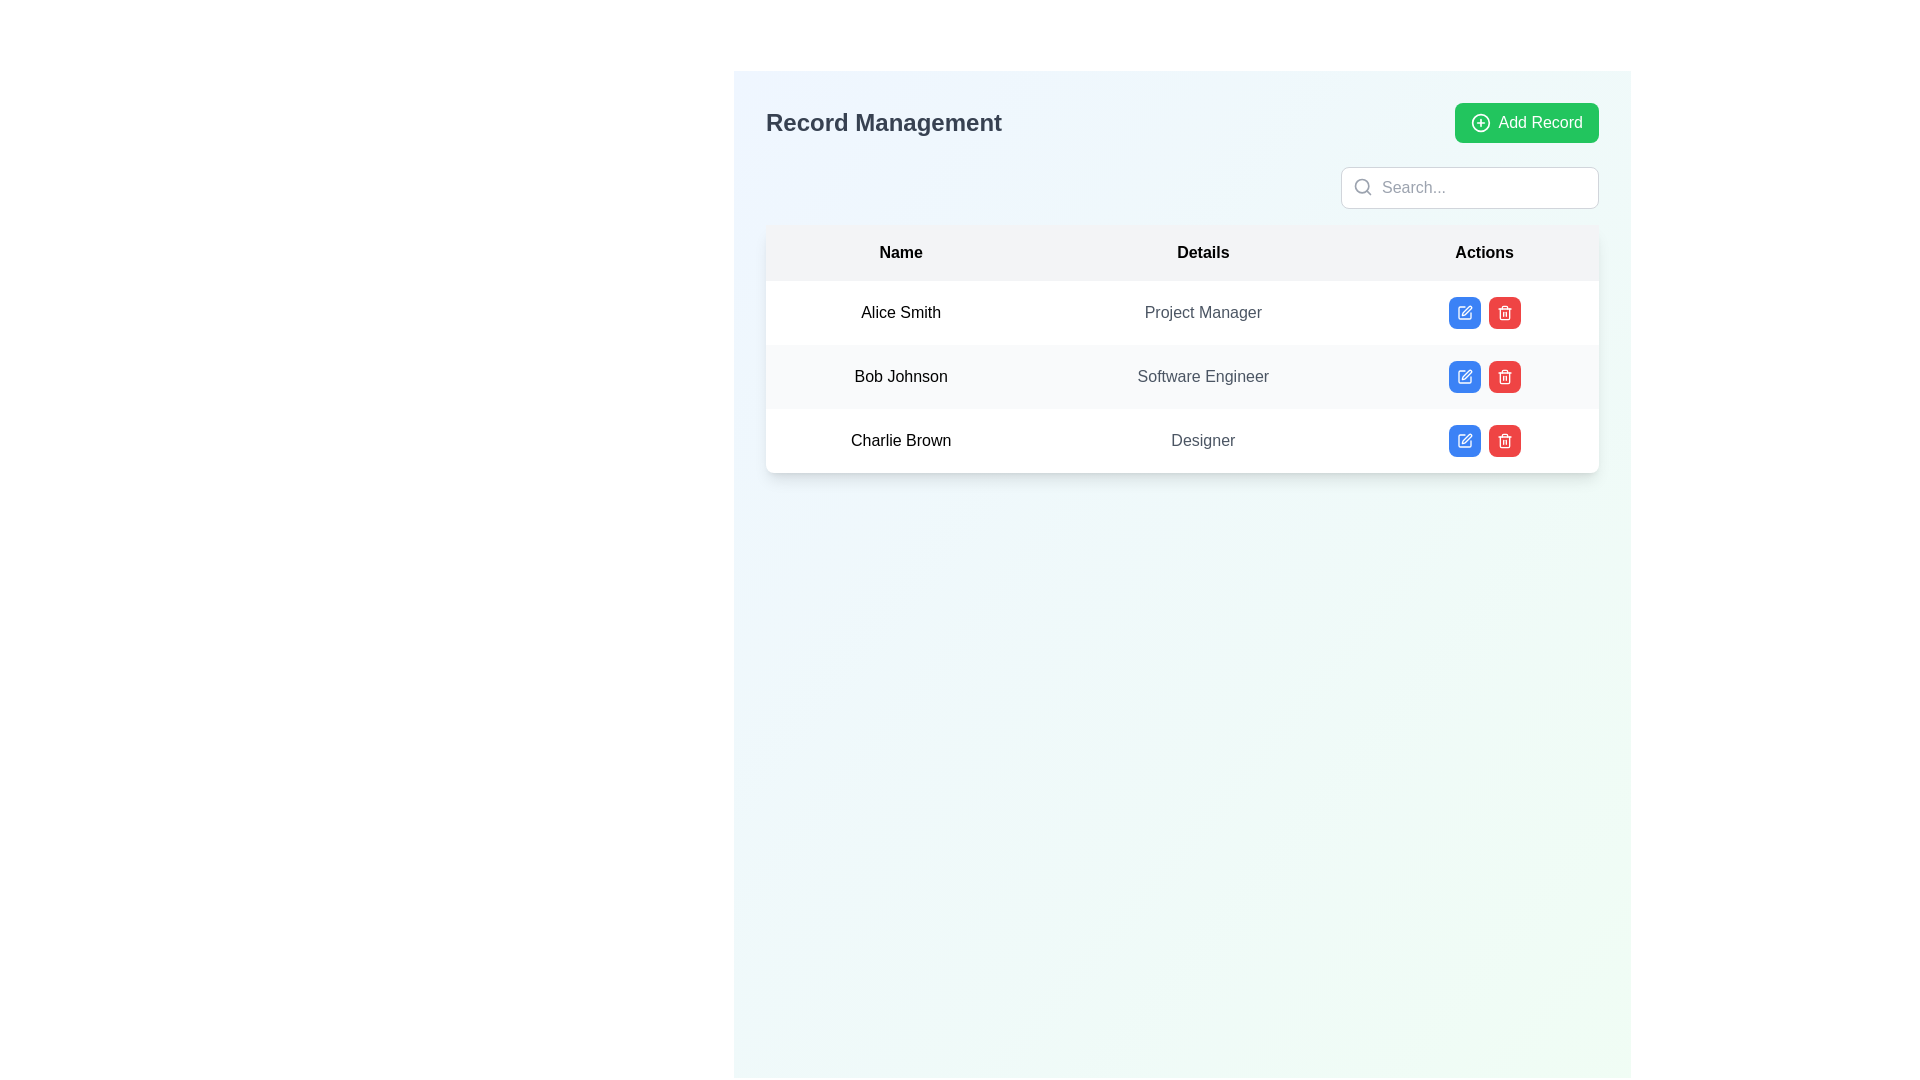  What do you see at coordinates (882, 123) in the screenshot?
I see `the prominent 'Record Management' text label, which is styled in bold with a larger font size and gray coloring, located near the top-left portion of the interface` at bounding box center [882, 123].